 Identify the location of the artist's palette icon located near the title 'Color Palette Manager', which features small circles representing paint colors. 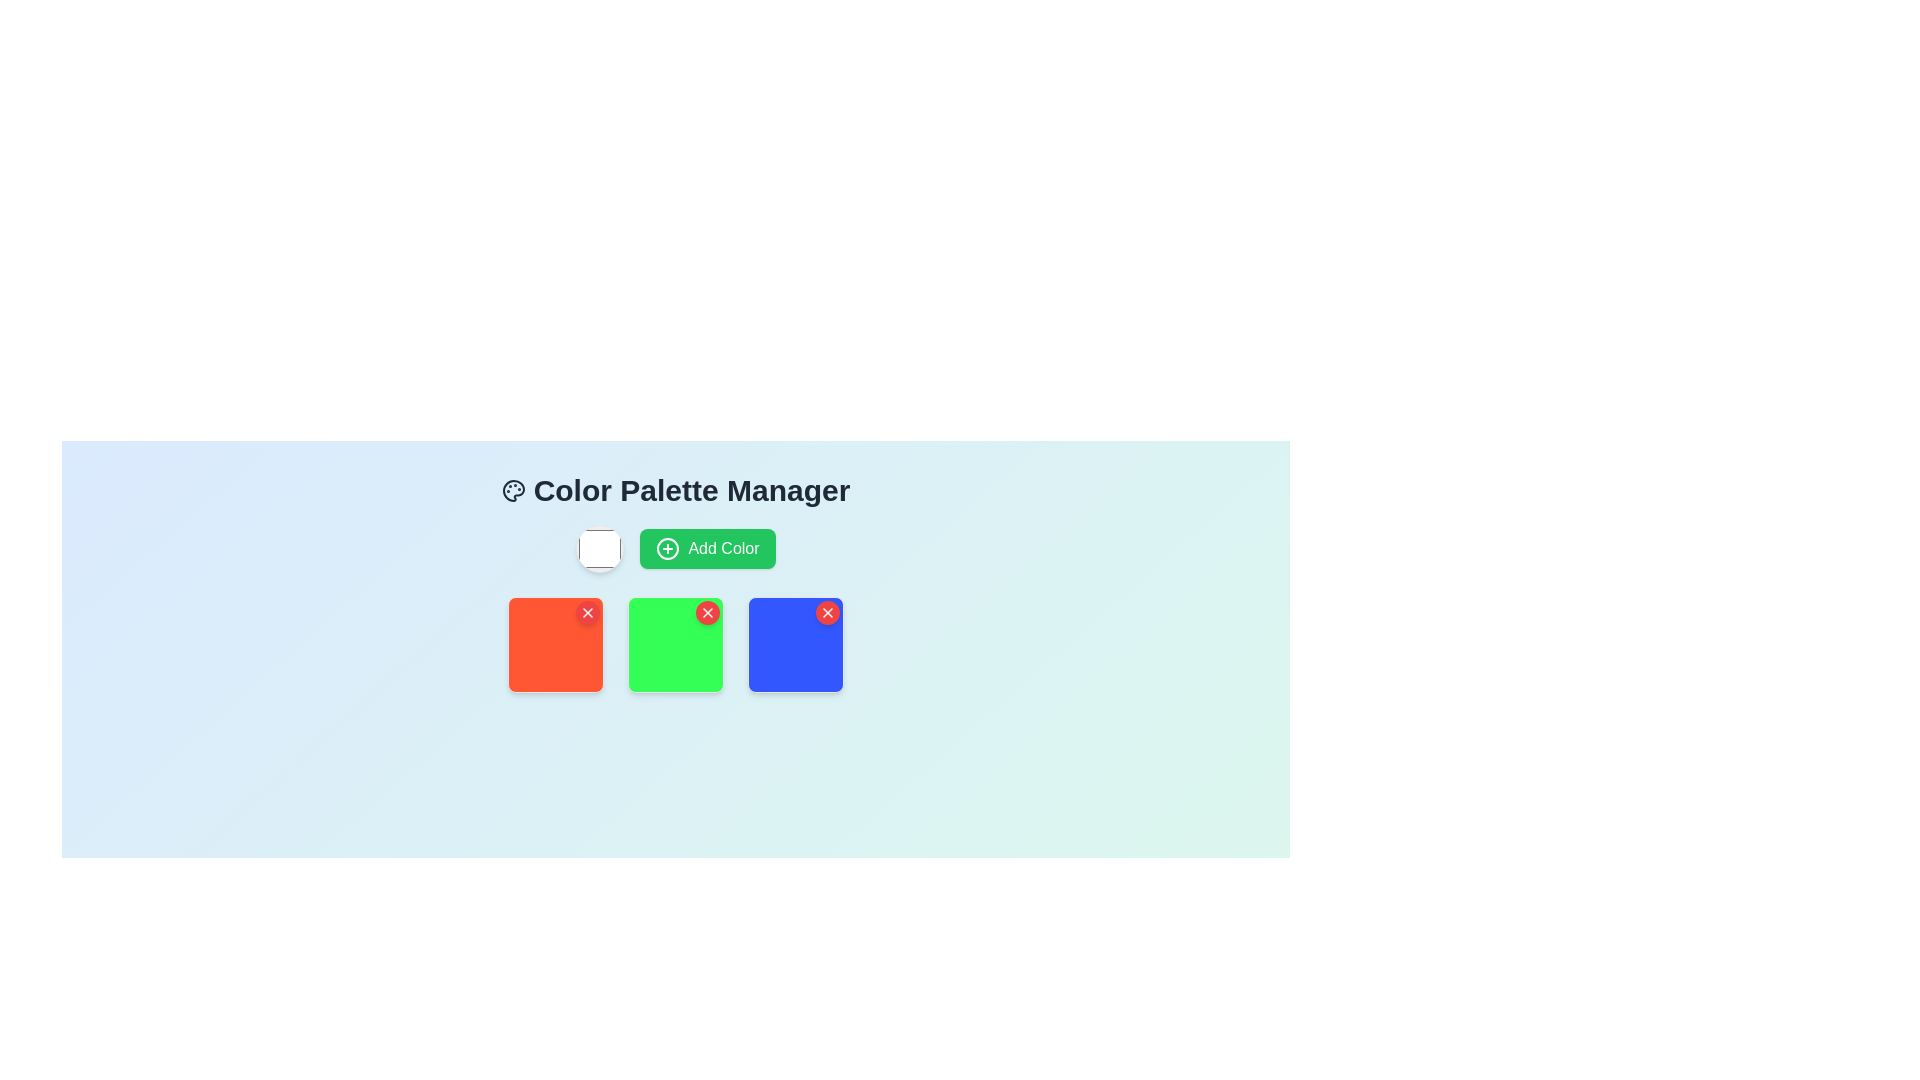
(513, 490).